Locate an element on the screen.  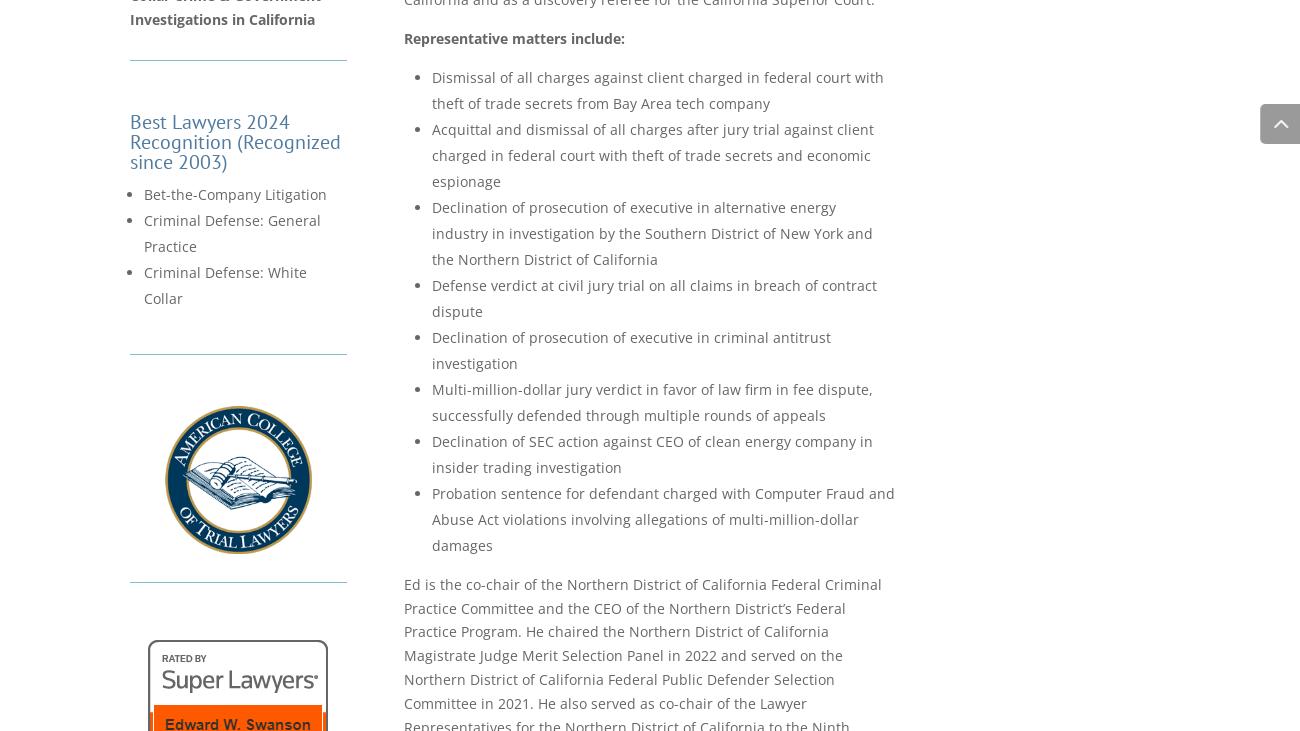
'Representative matters include:' is located at coordinates (404, 36).